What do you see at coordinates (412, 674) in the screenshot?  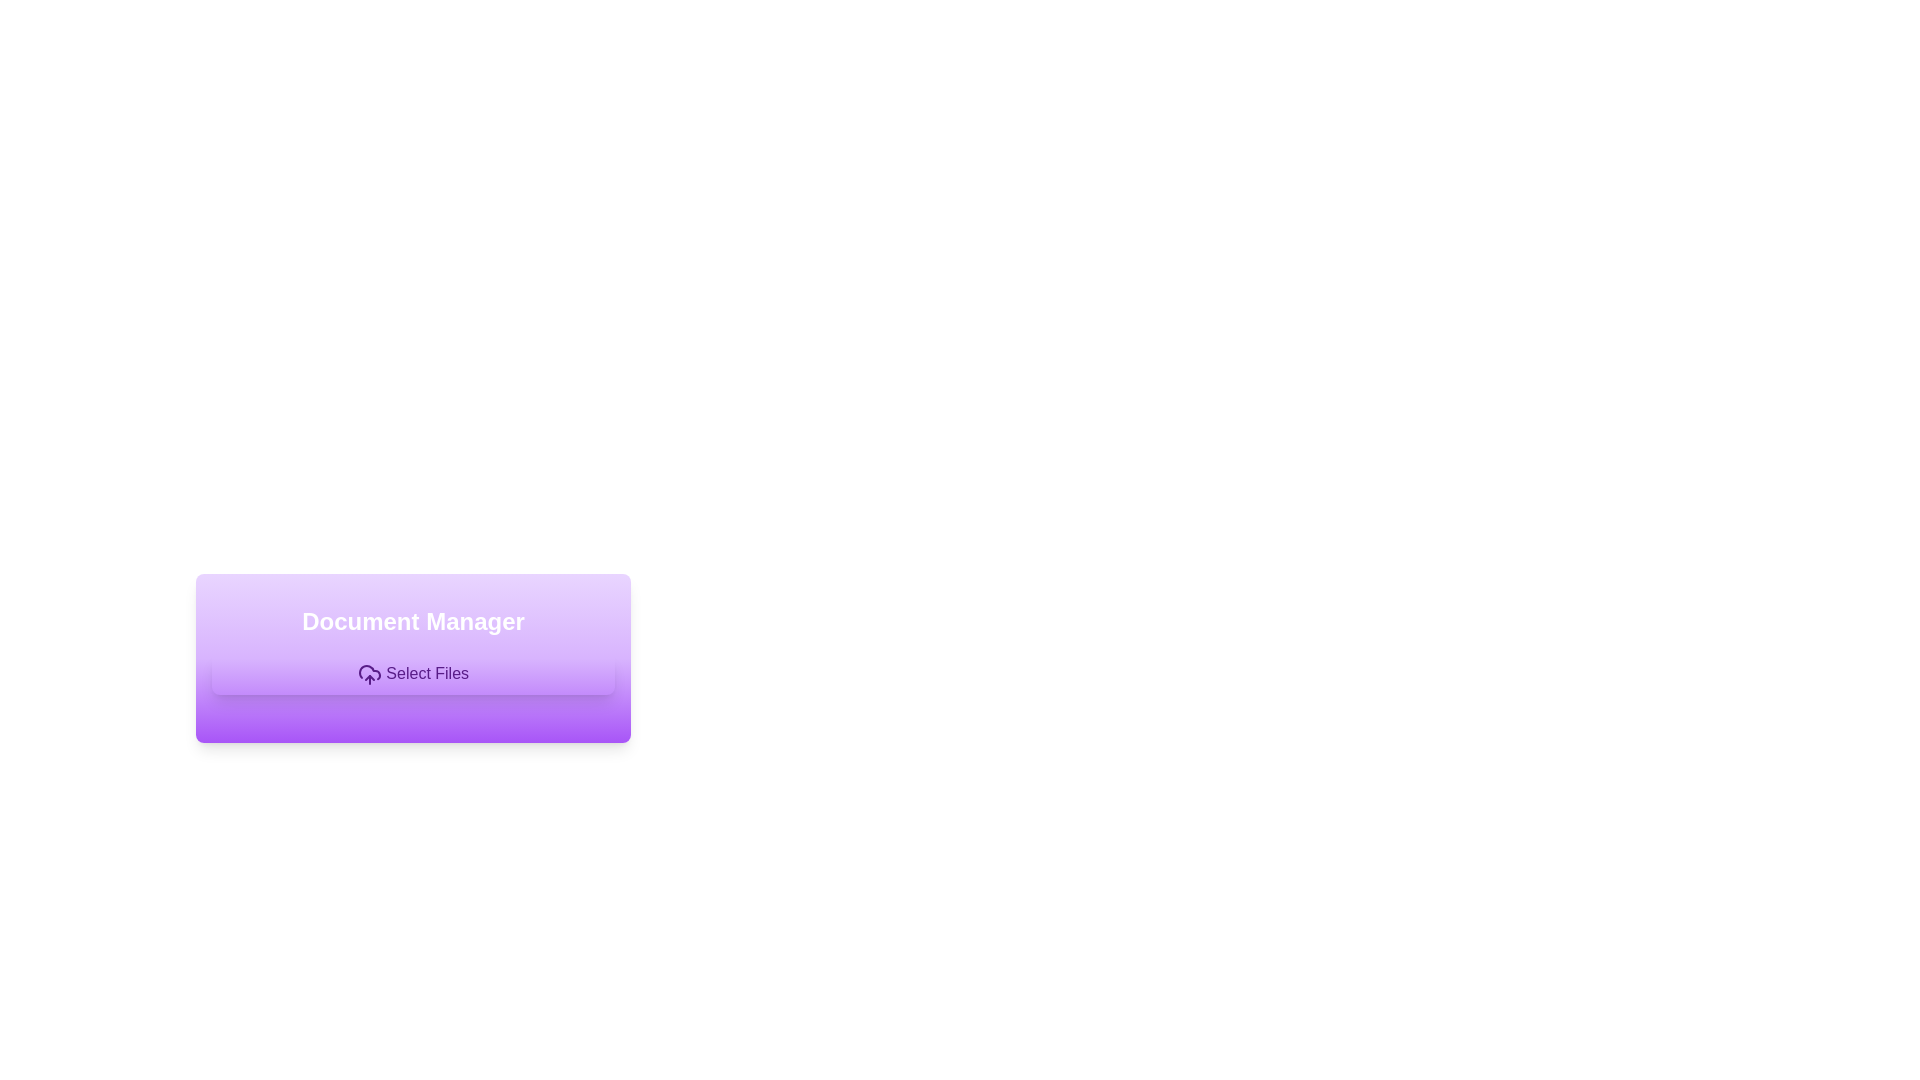 I see `keyboard navigation` at bounding box center [412, 674].